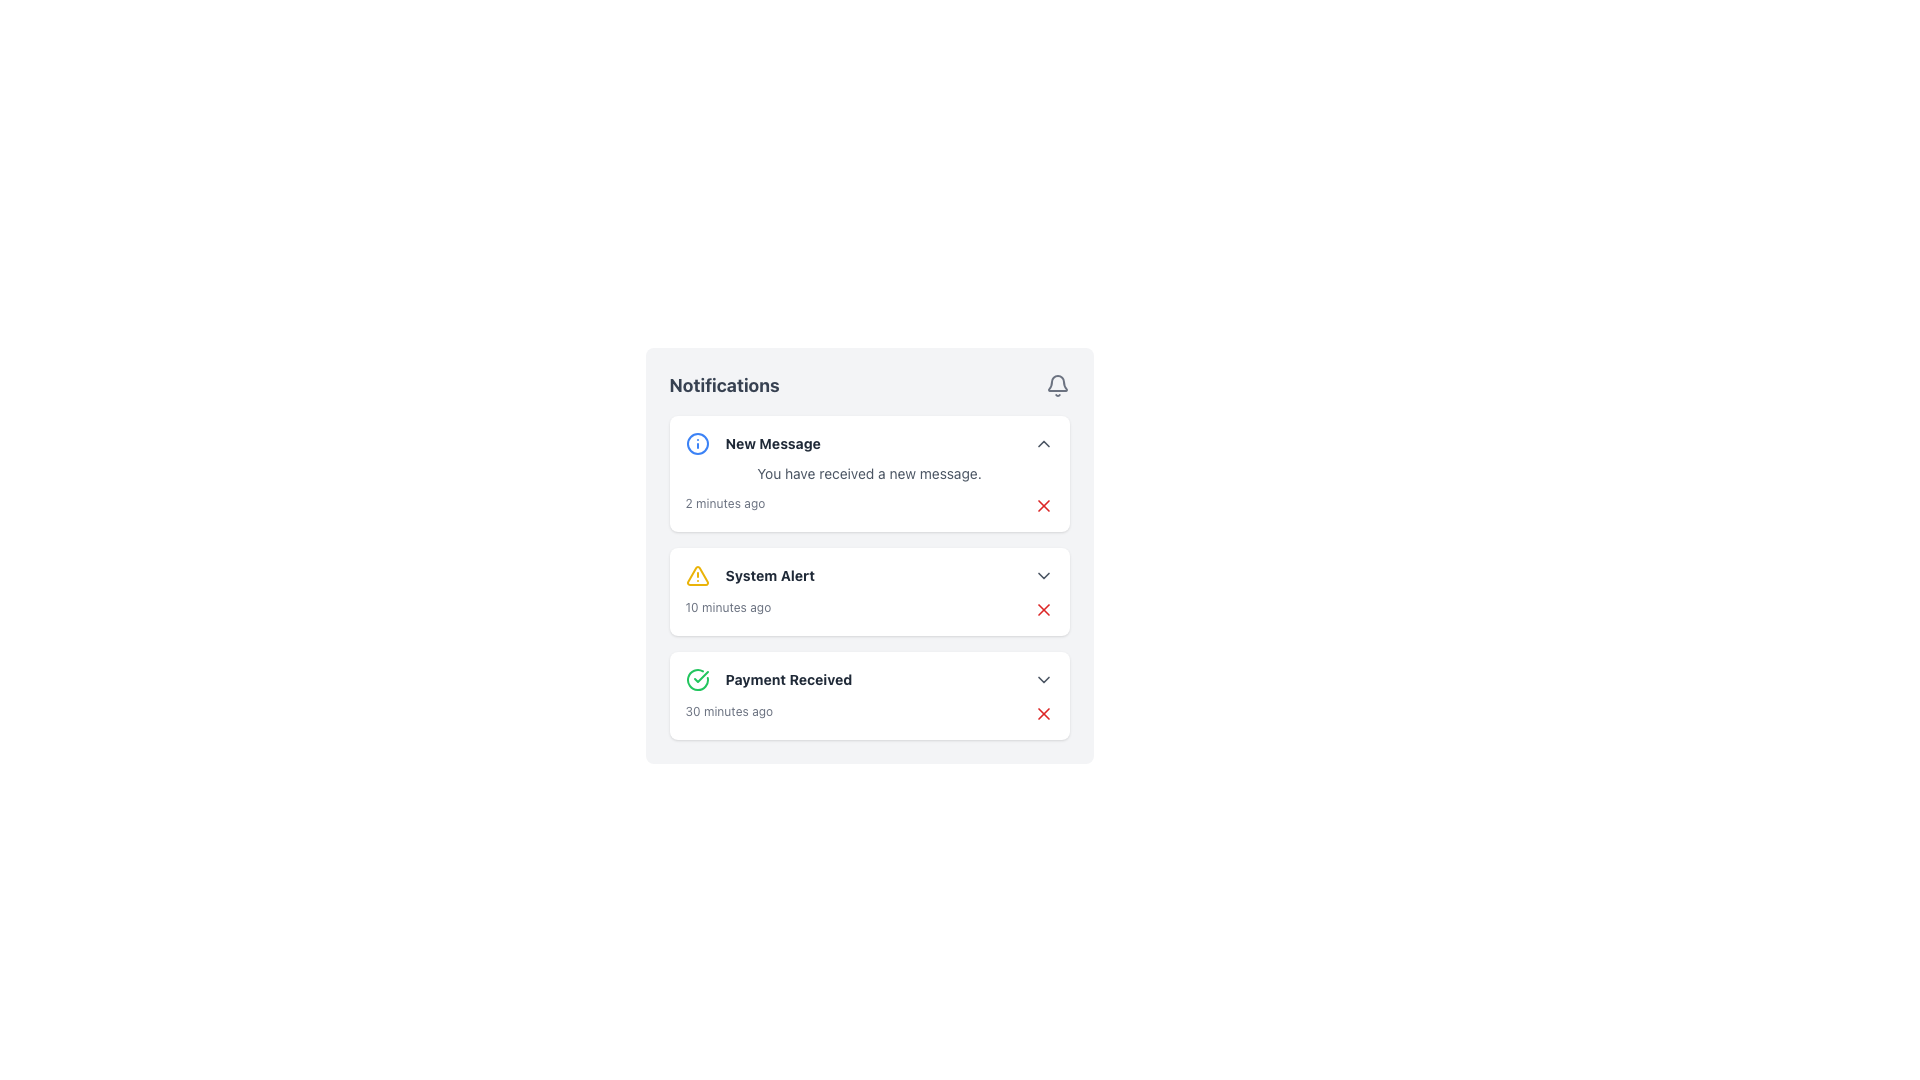 The image size is (1920, 1080). Describe the element at coordinates (1042, 504) in the screenshot. I see `the Close icon located in the top-right corner of the first notification card` at that location.